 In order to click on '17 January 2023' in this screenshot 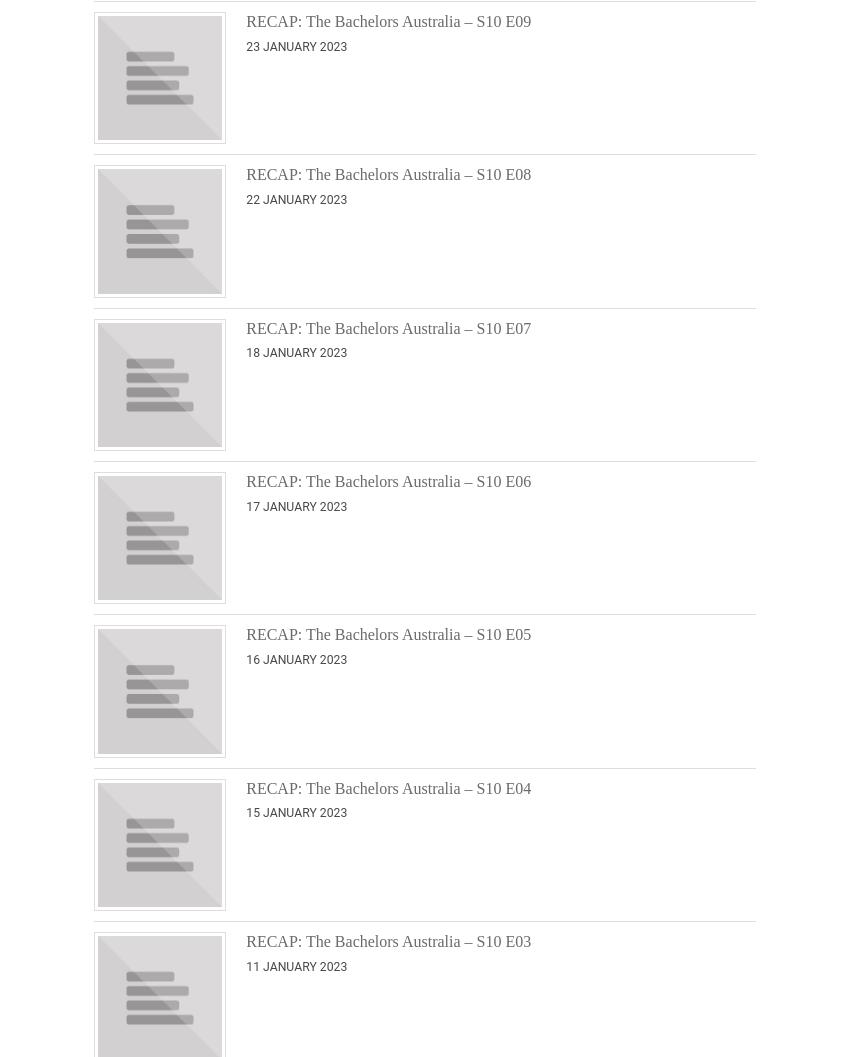, I will do `click(245, 505)`.